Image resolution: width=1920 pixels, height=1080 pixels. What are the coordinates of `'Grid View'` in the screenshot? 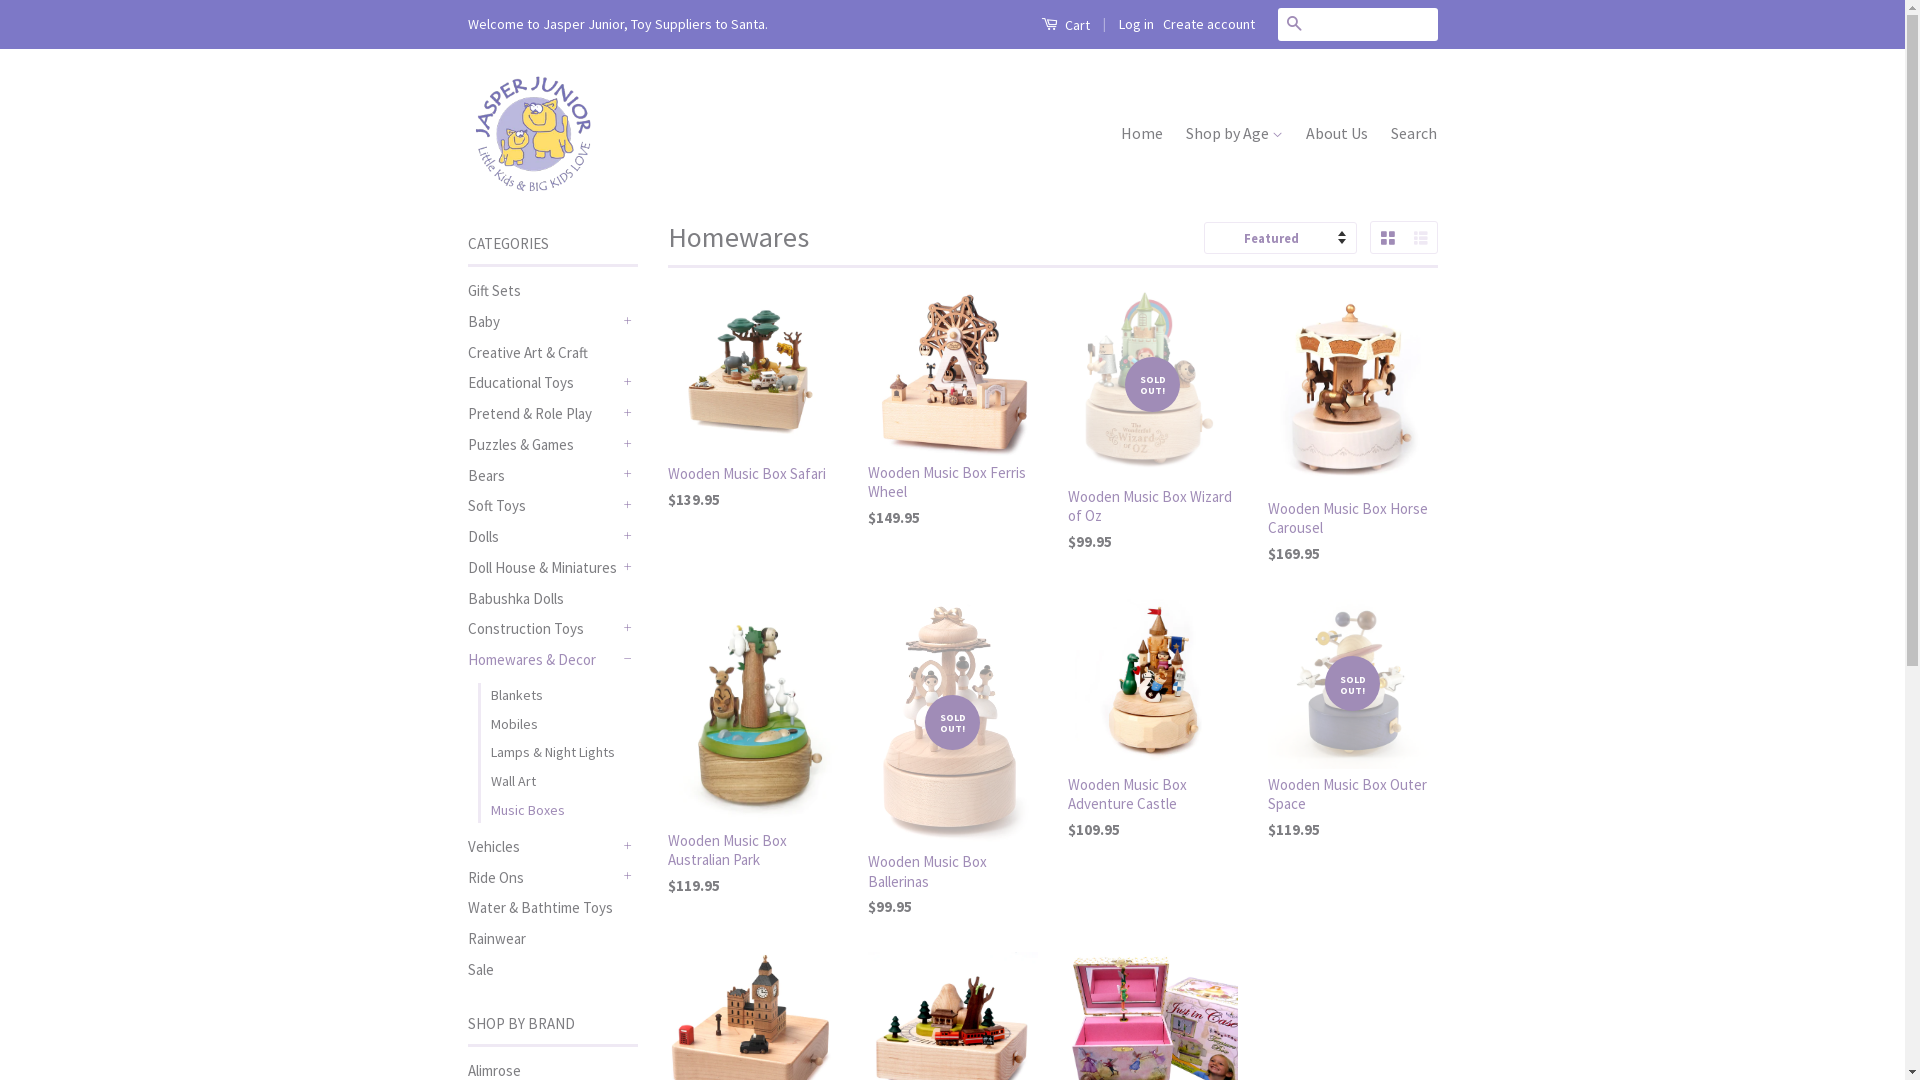 It's located at (1385, 237).